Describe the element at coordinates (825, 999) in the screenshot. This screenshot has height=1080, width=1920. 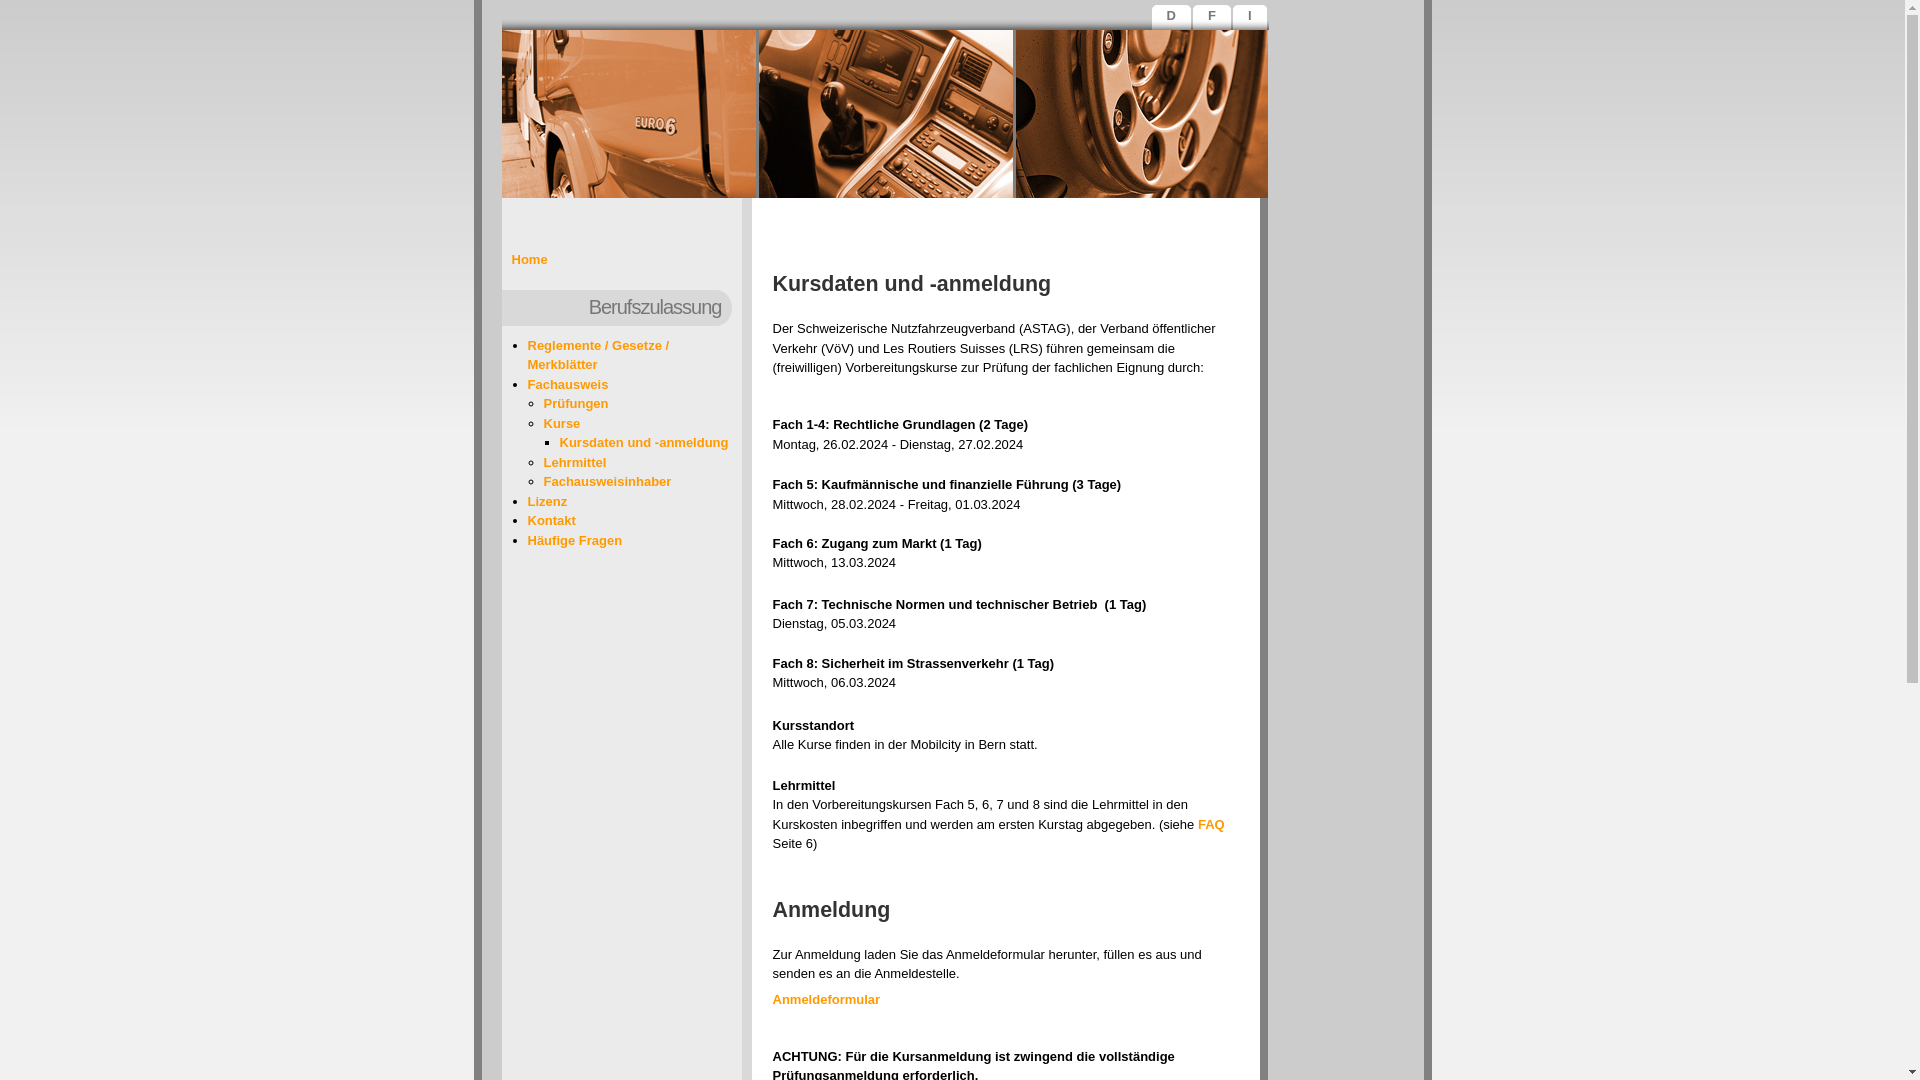
I see `'Anmeldeformular'` at that location.